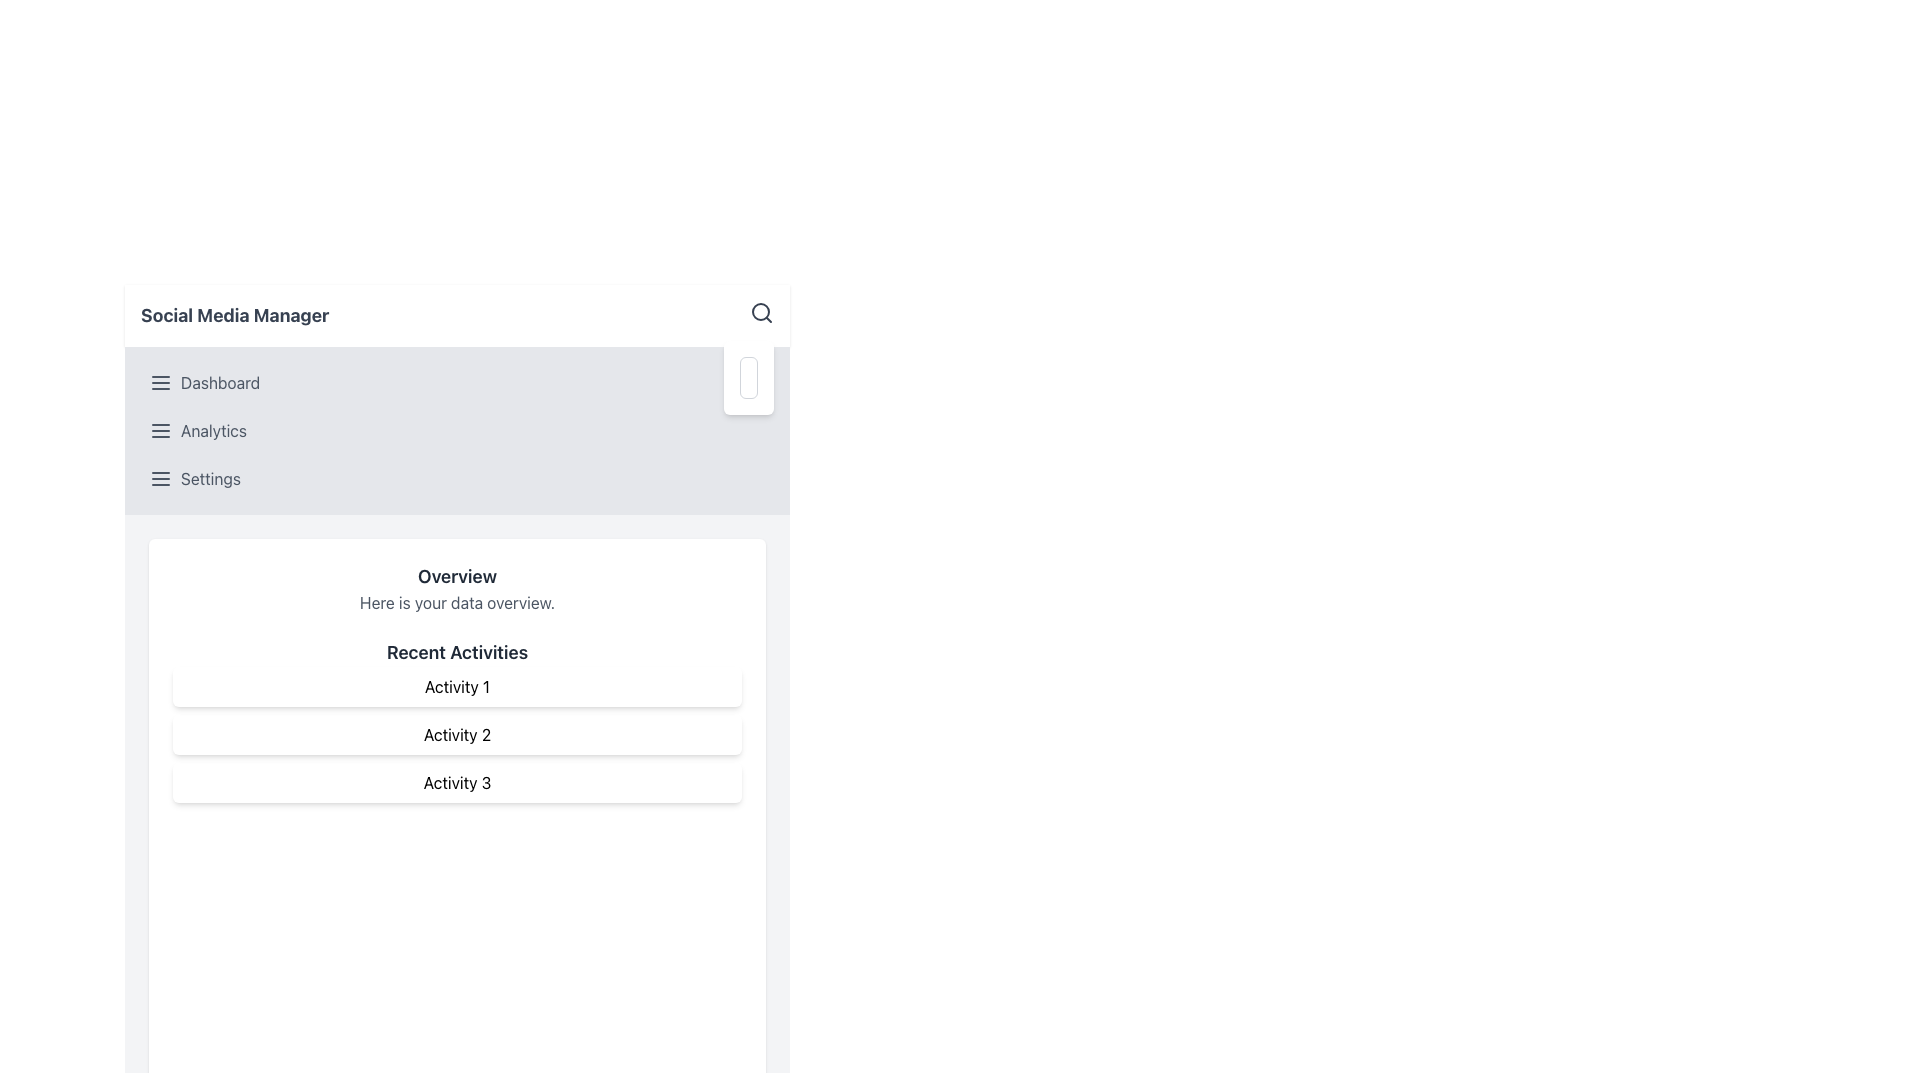 This screenshot has height=1080, width=1920. What do you see at coordinates (456, 382) in the screenshot?
I see `the first menu item in the vertically stacked menu list, which is positioned above the 'Analytics' and 'Settings' menu items` at bounding box center [456, 382].